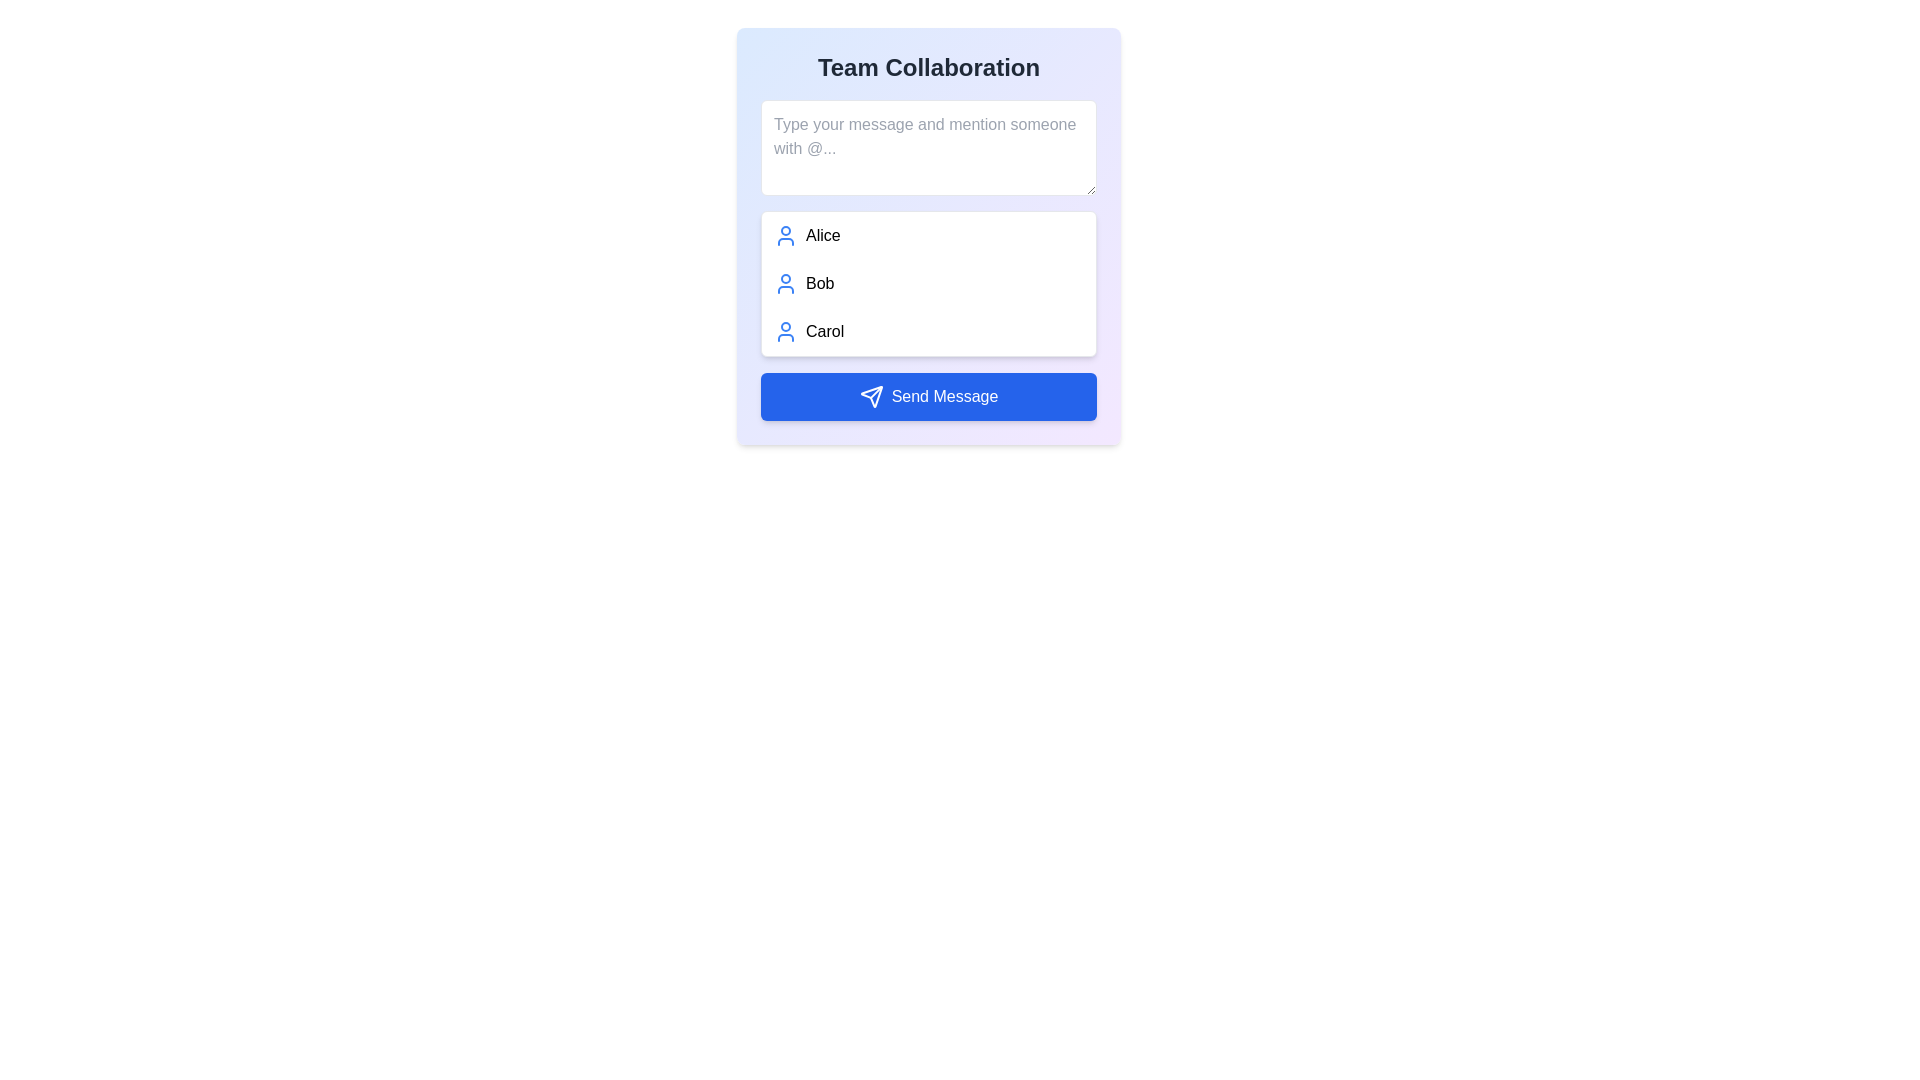  I want to click on the User Icon (SVG) representing the user named 'Carol', which is located in the third entry of the user options list, so click(785, 330).